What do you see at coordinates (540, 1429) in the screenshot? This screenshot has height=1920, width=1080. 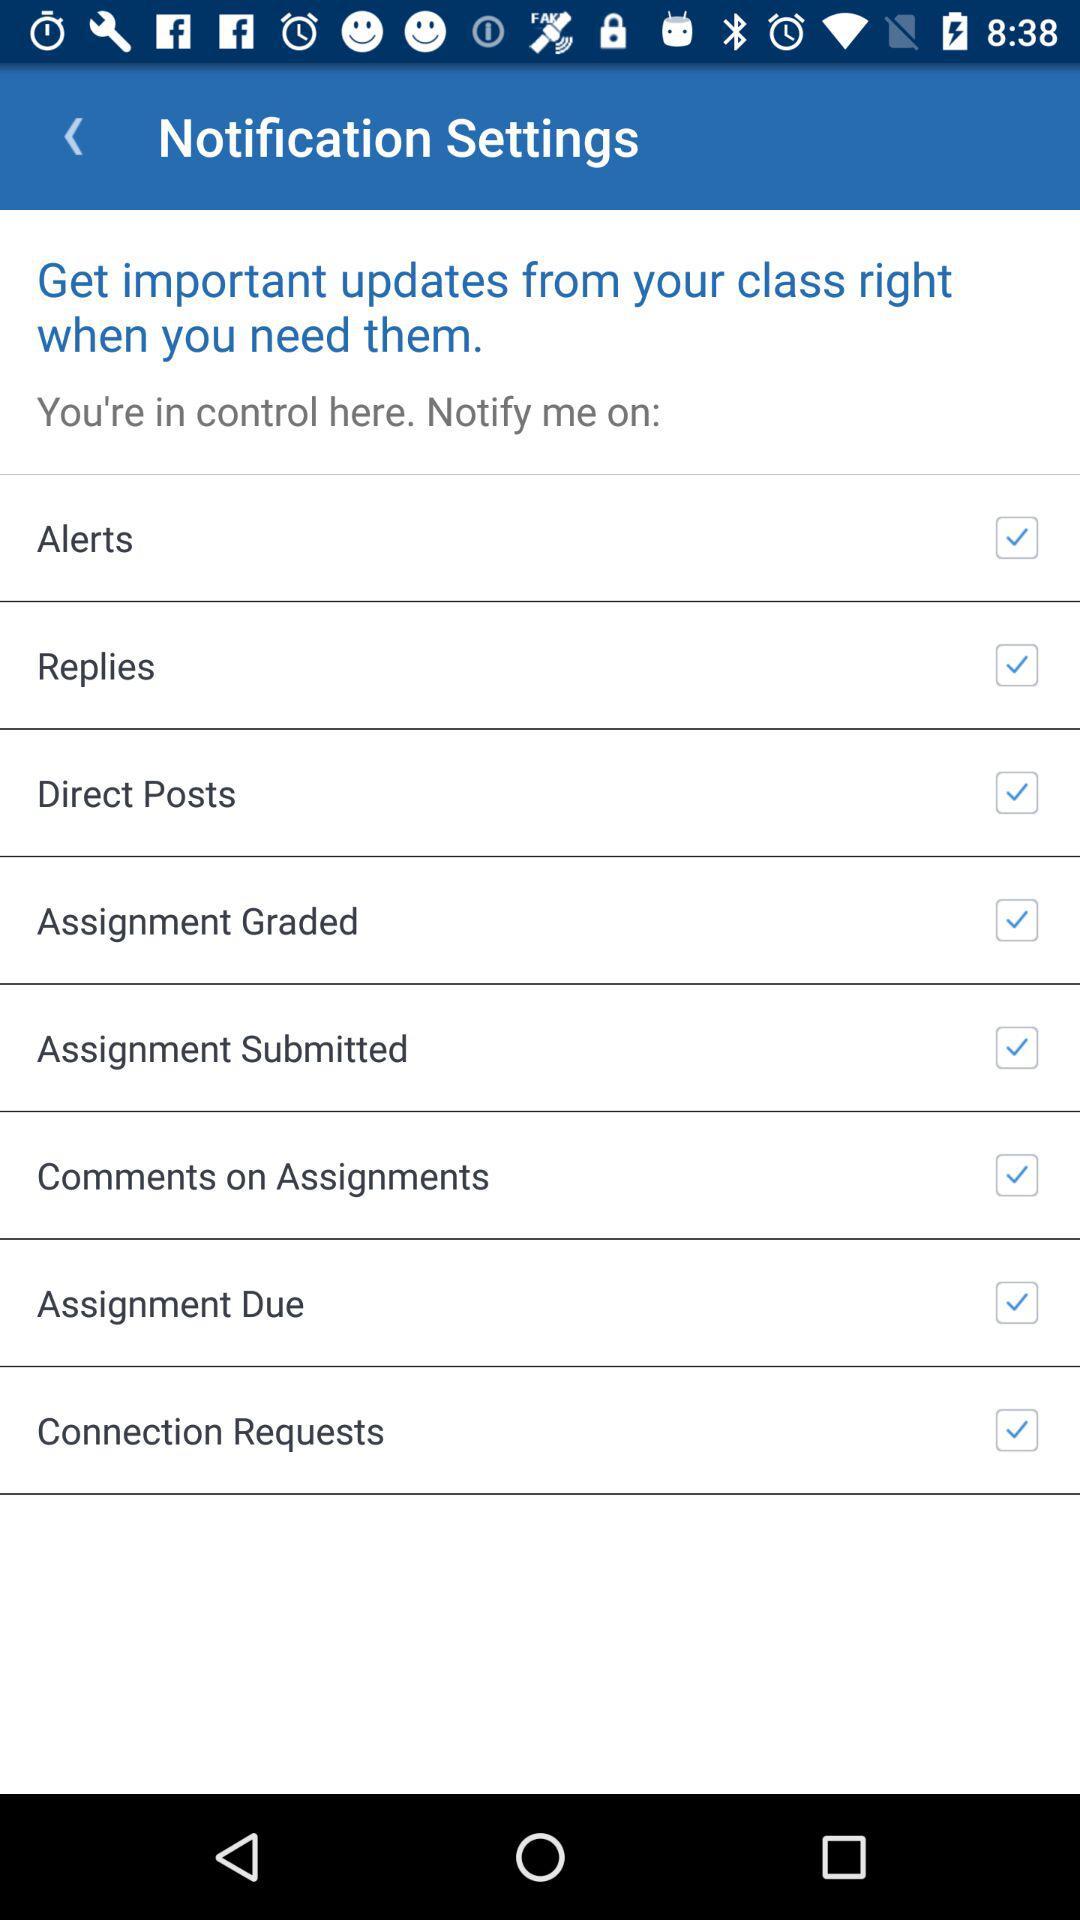 I see `item below assignment due` at bounding box center [540, 1429].